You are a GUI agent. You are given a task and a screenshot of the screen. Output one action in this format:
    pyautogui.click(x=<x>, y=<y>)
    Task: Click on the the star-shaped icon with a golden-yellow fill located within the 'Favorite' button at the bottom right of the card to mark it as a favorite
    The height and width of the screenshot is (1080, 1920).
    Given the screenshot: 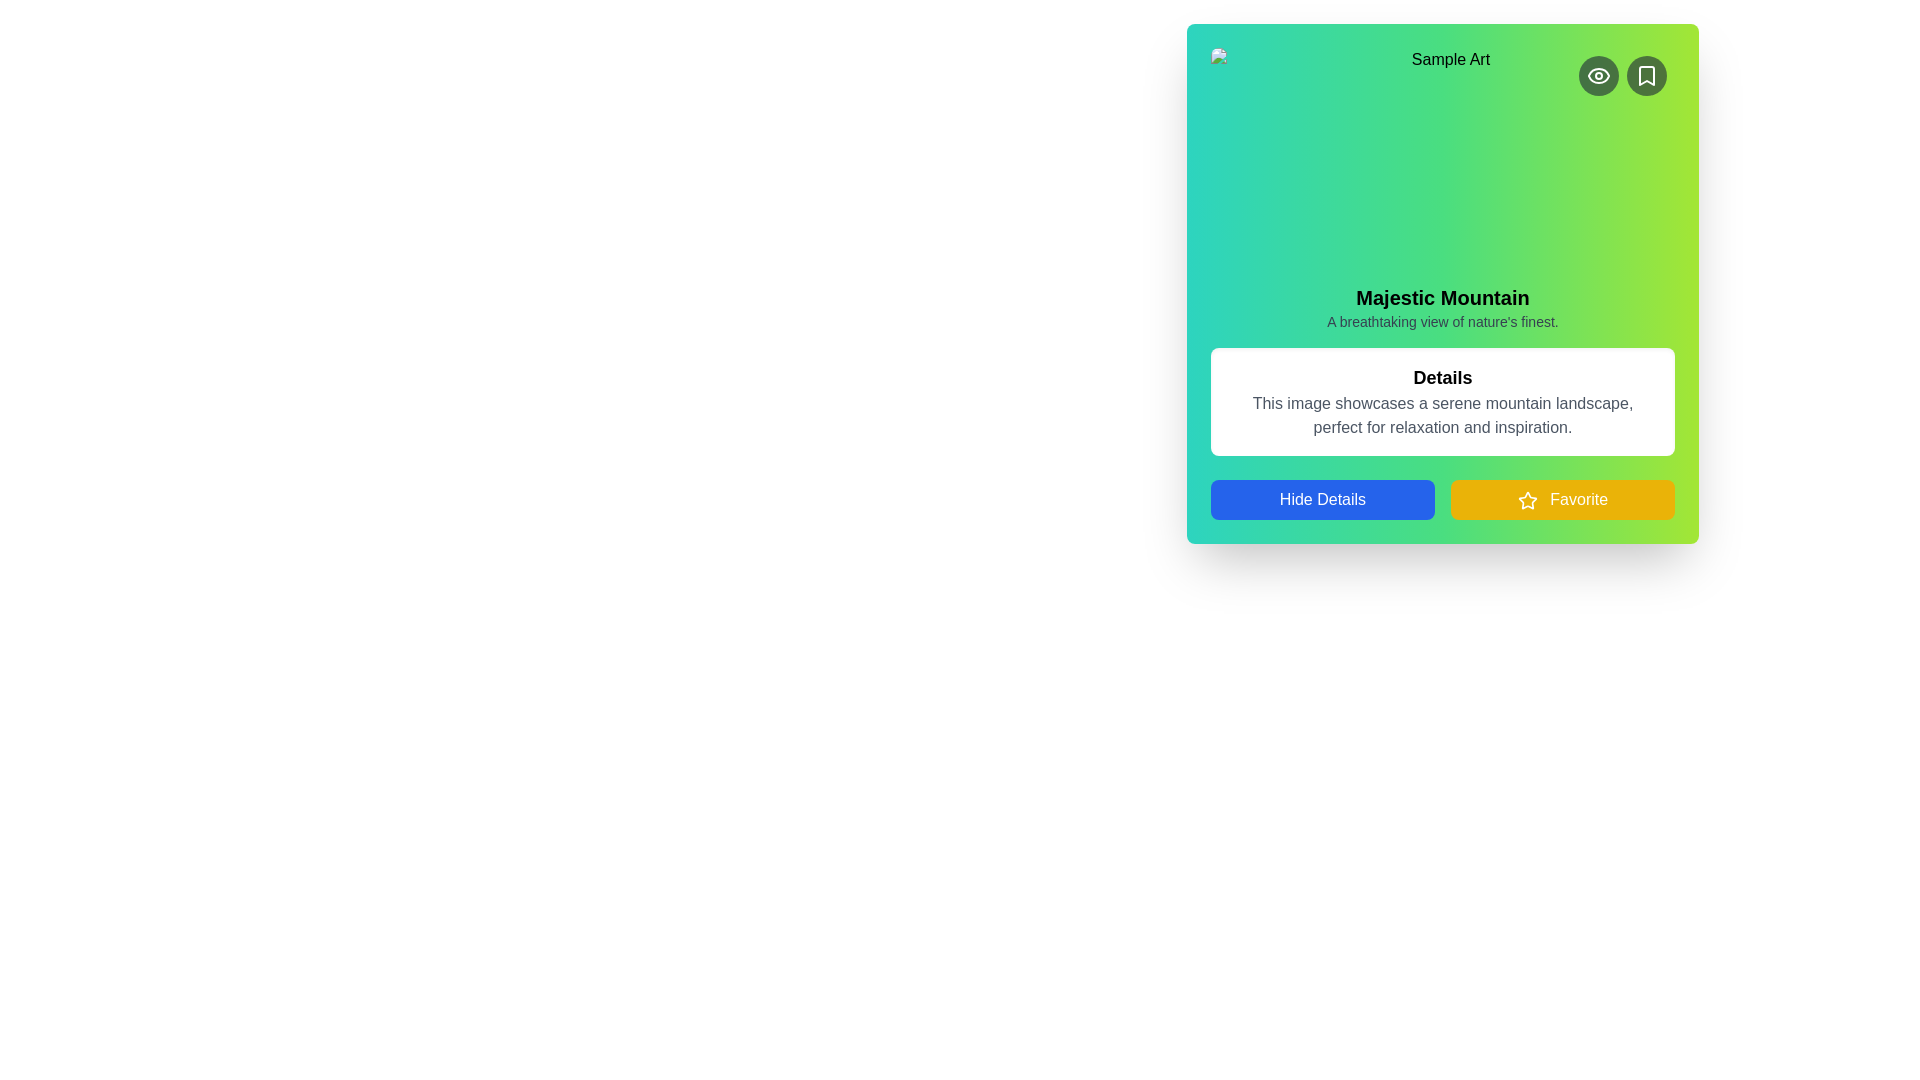 What is the action you would take?
    pyautogui.click(x=1526, y=499)
    